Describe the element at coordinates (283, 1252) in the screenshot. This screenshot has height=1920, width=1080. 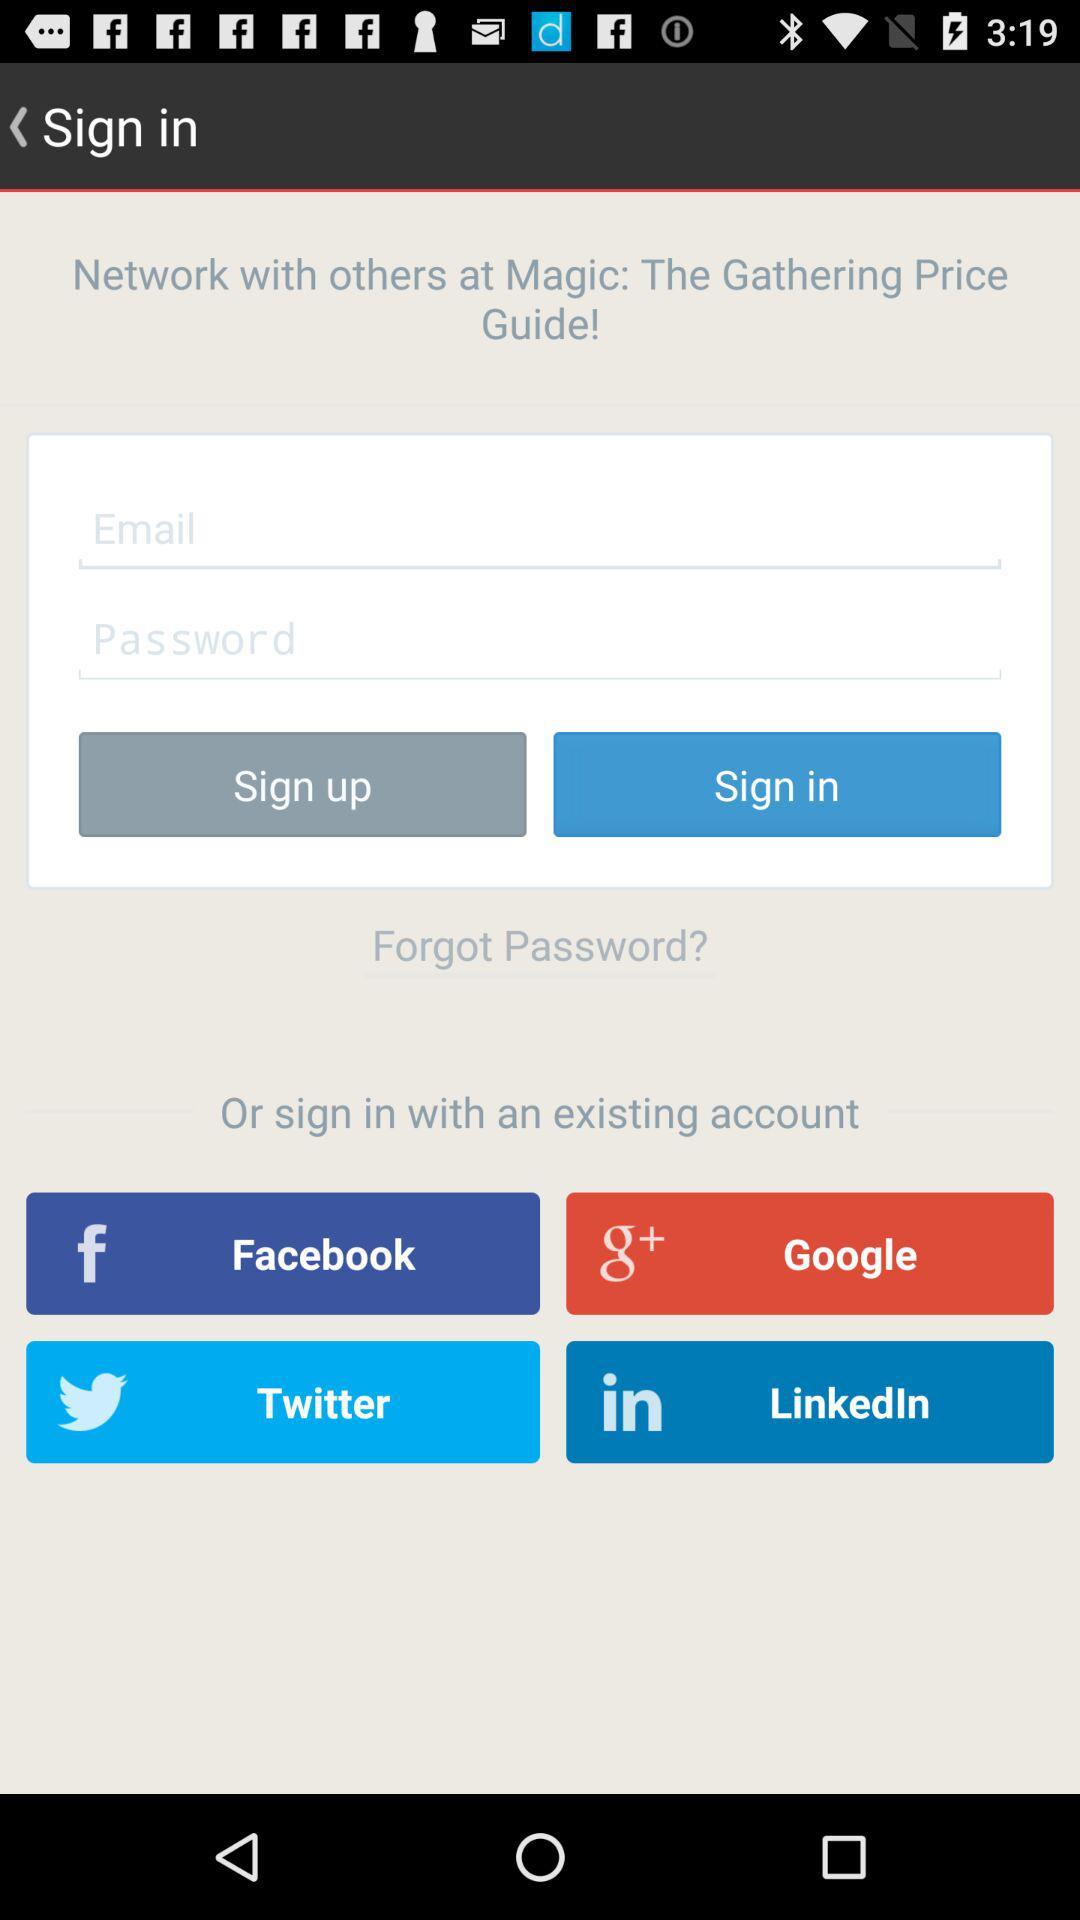
I see `facebook` at that location.